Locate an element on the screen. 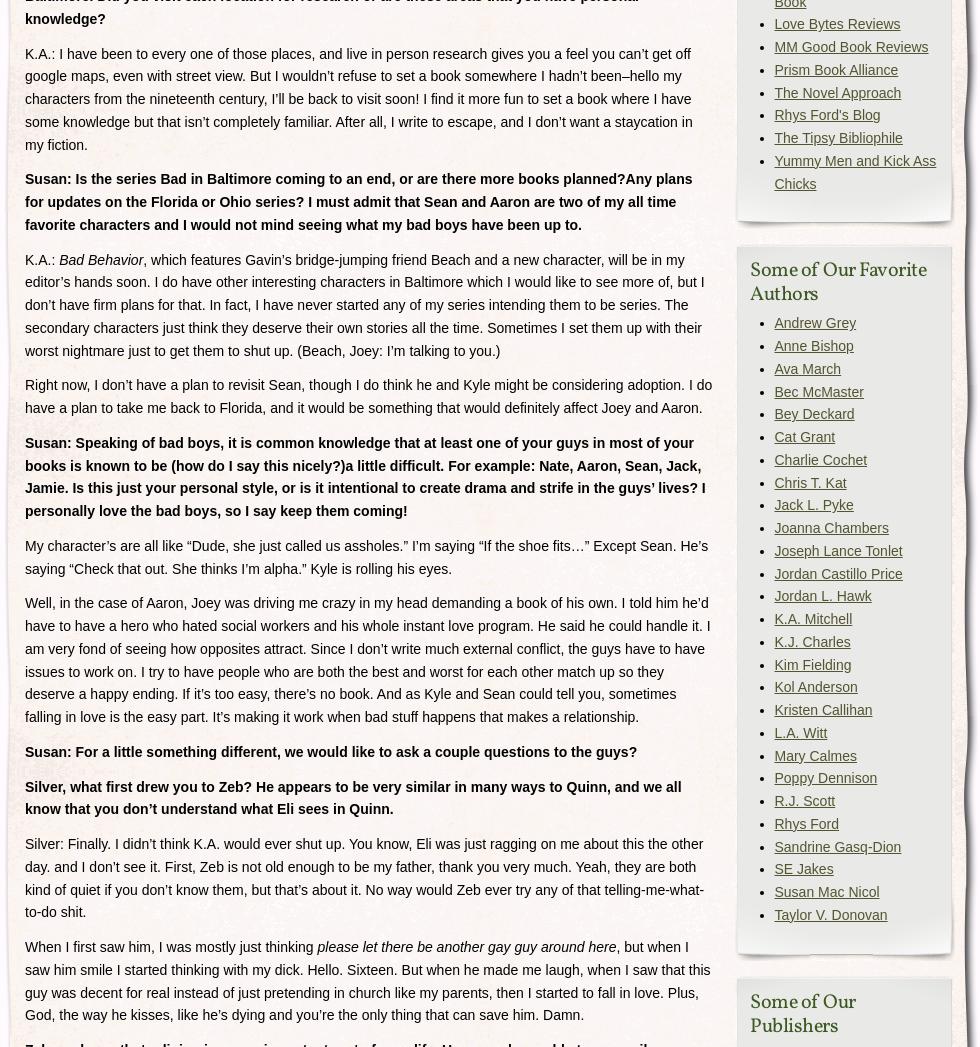 The width and height of the screenshot is (980, 1047). 'Some of Our Publishers' is located at coordinates (802, 1014).